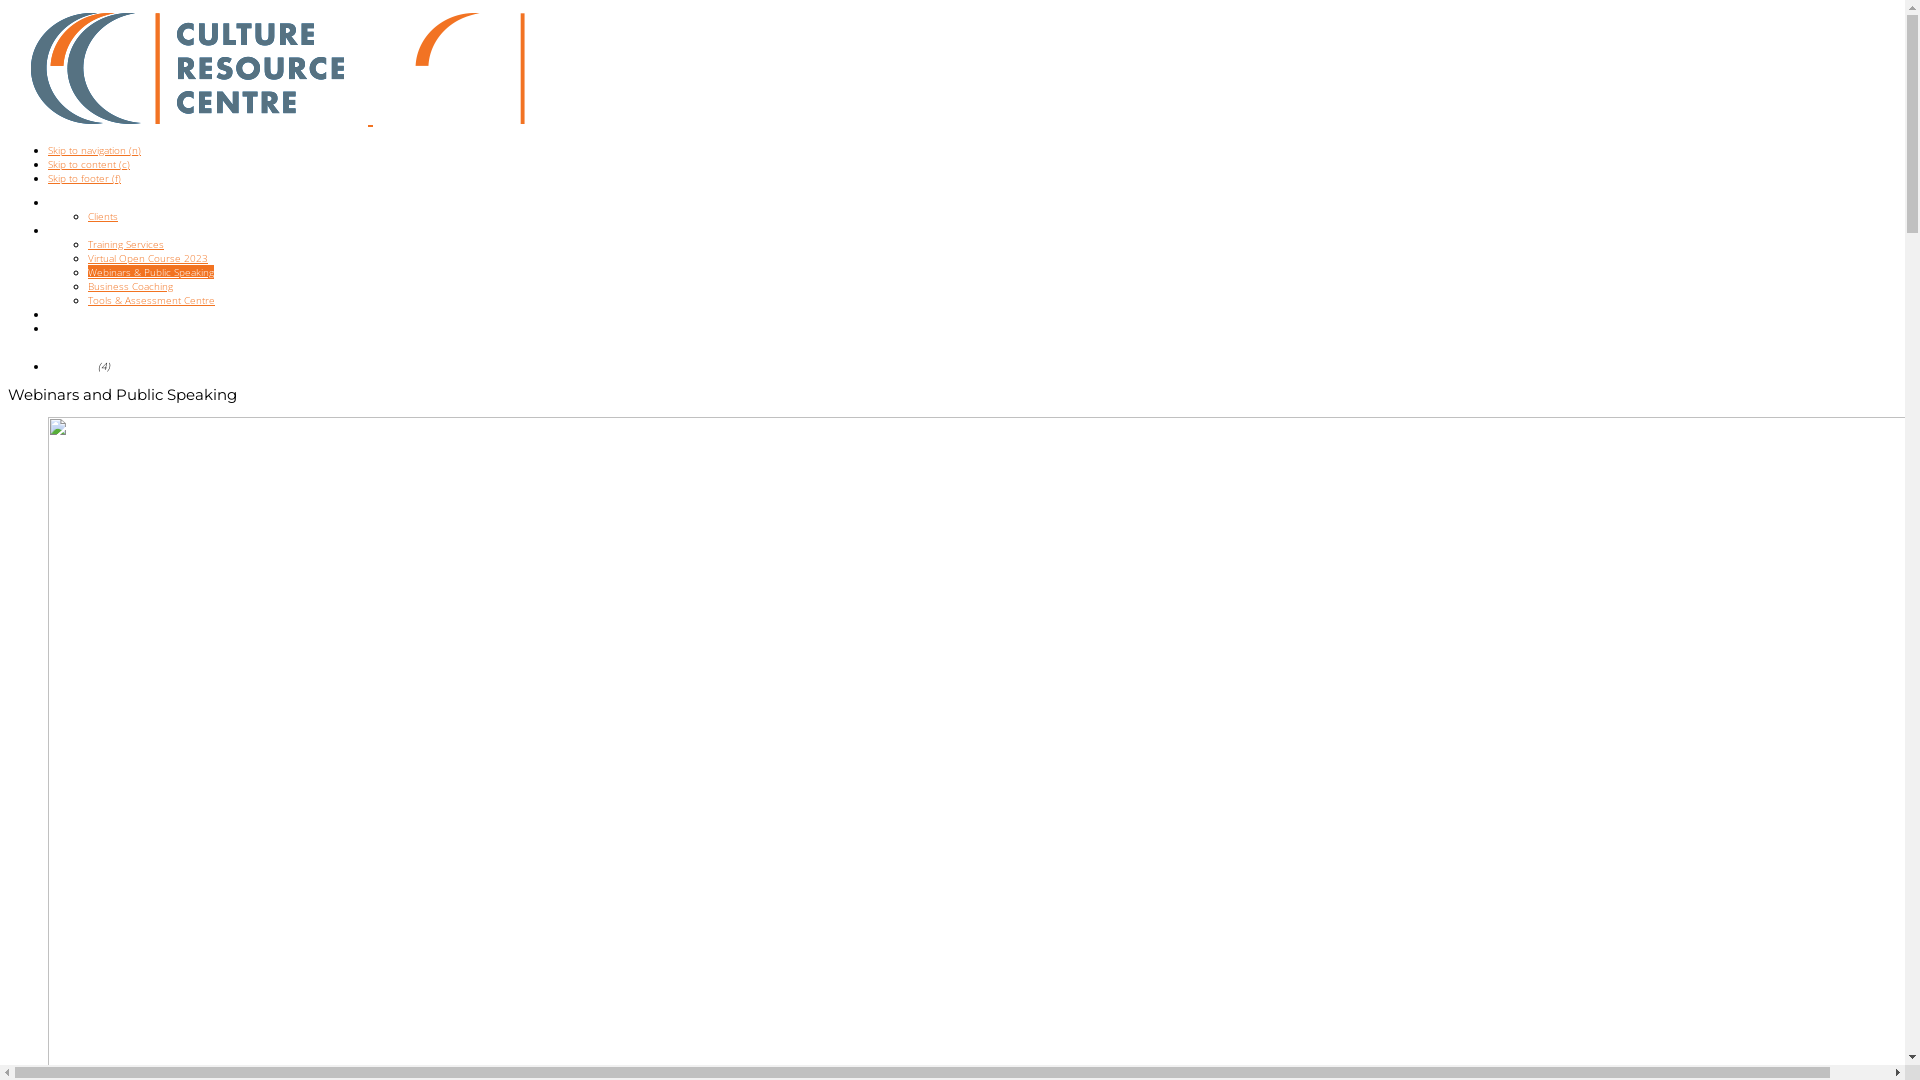 Image resolution: width=1920 pixels, height=1080 pixels. What do you see at coordinates (88, 163) in the screenshot?
I see `'Skip to content (c)'` at bounding box center [88, 163].